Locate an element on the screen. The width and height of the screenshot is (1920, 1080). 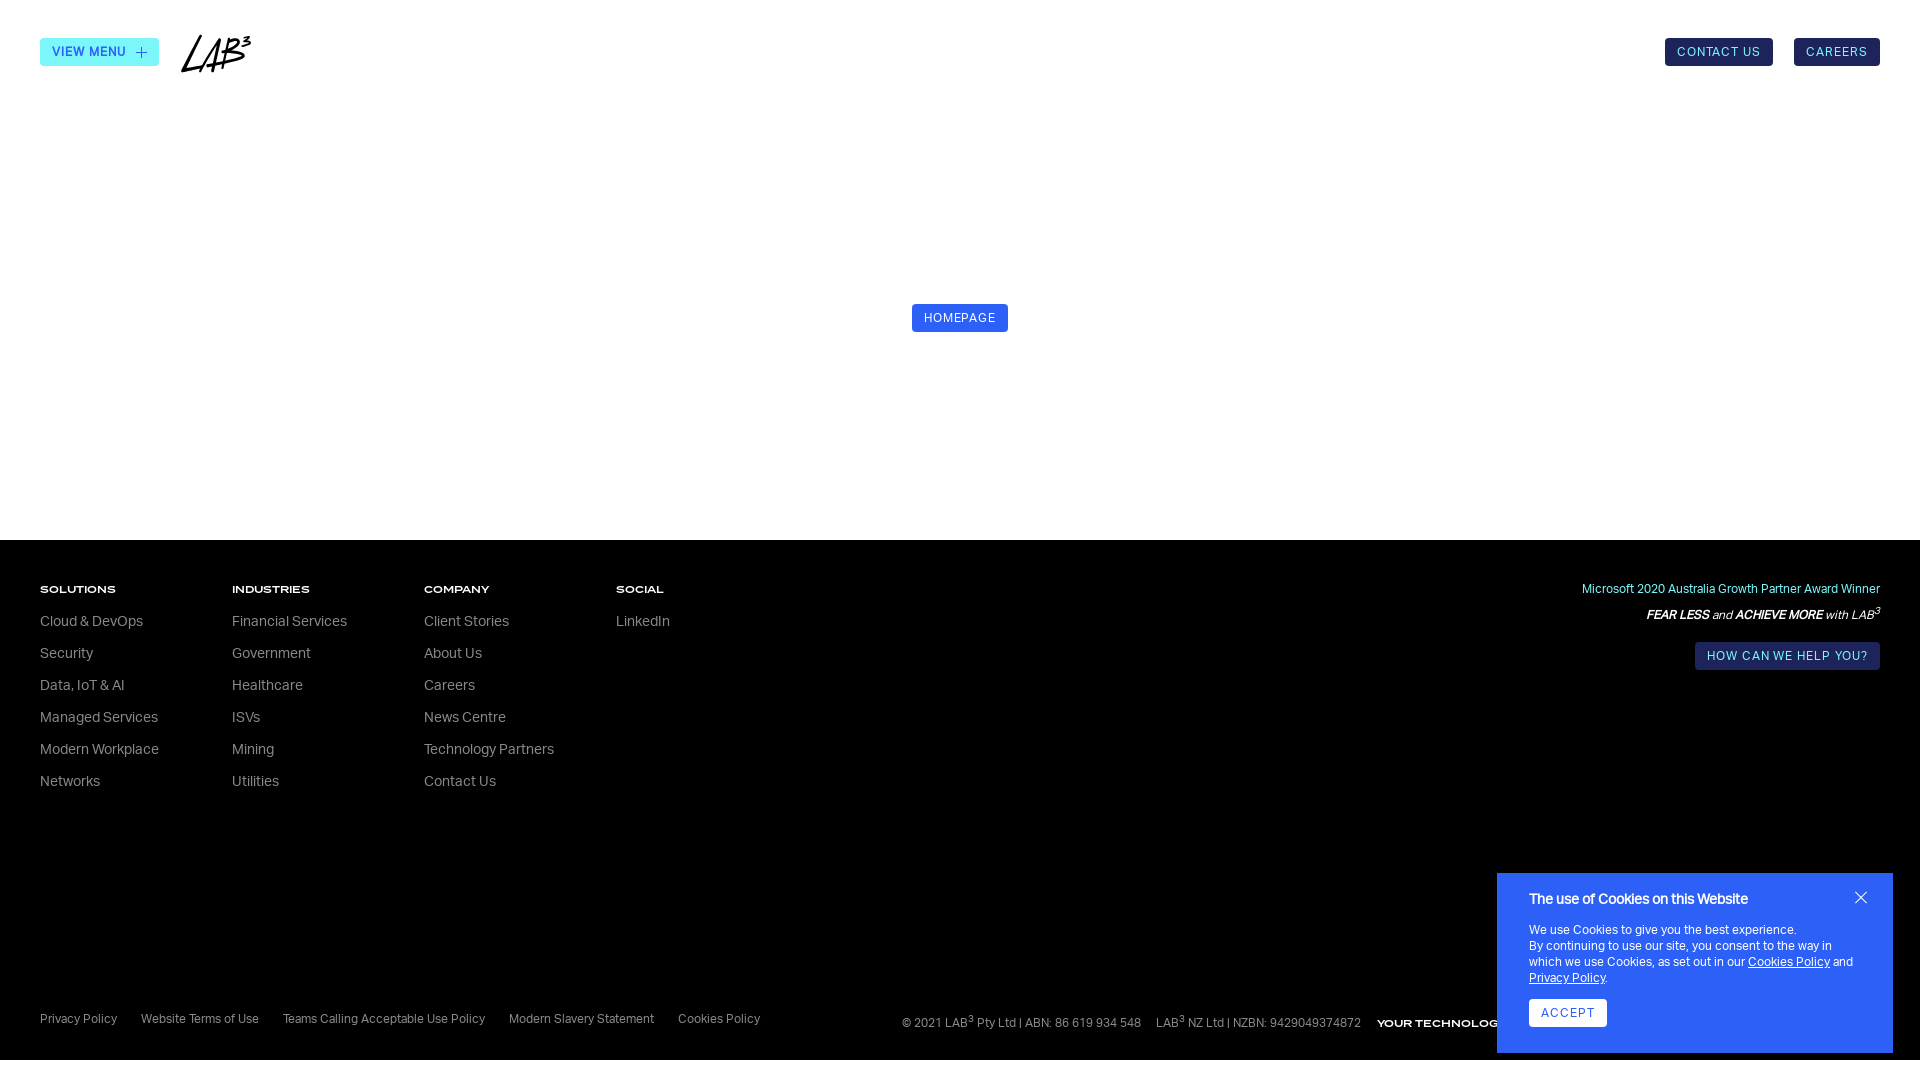
'Financial Services' is located at coordinates (231, 620).